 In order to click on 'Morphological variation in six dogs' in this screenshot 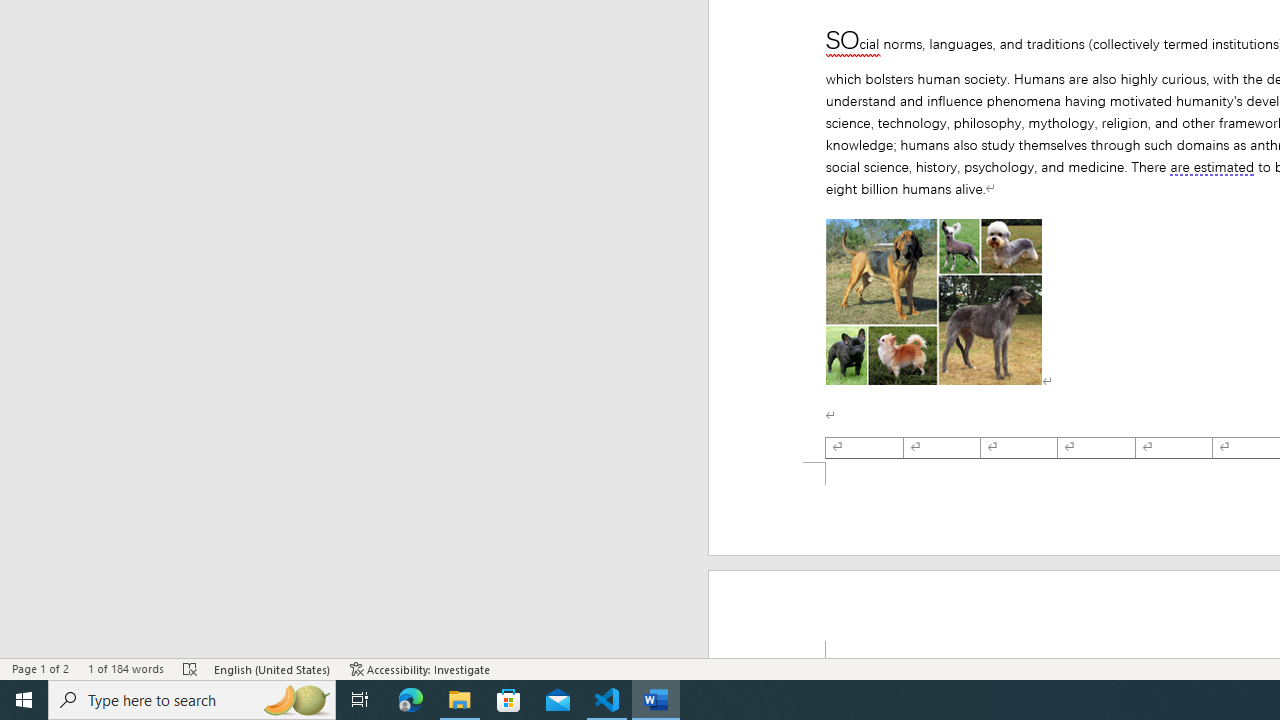, I will do `click(932, 302)`.